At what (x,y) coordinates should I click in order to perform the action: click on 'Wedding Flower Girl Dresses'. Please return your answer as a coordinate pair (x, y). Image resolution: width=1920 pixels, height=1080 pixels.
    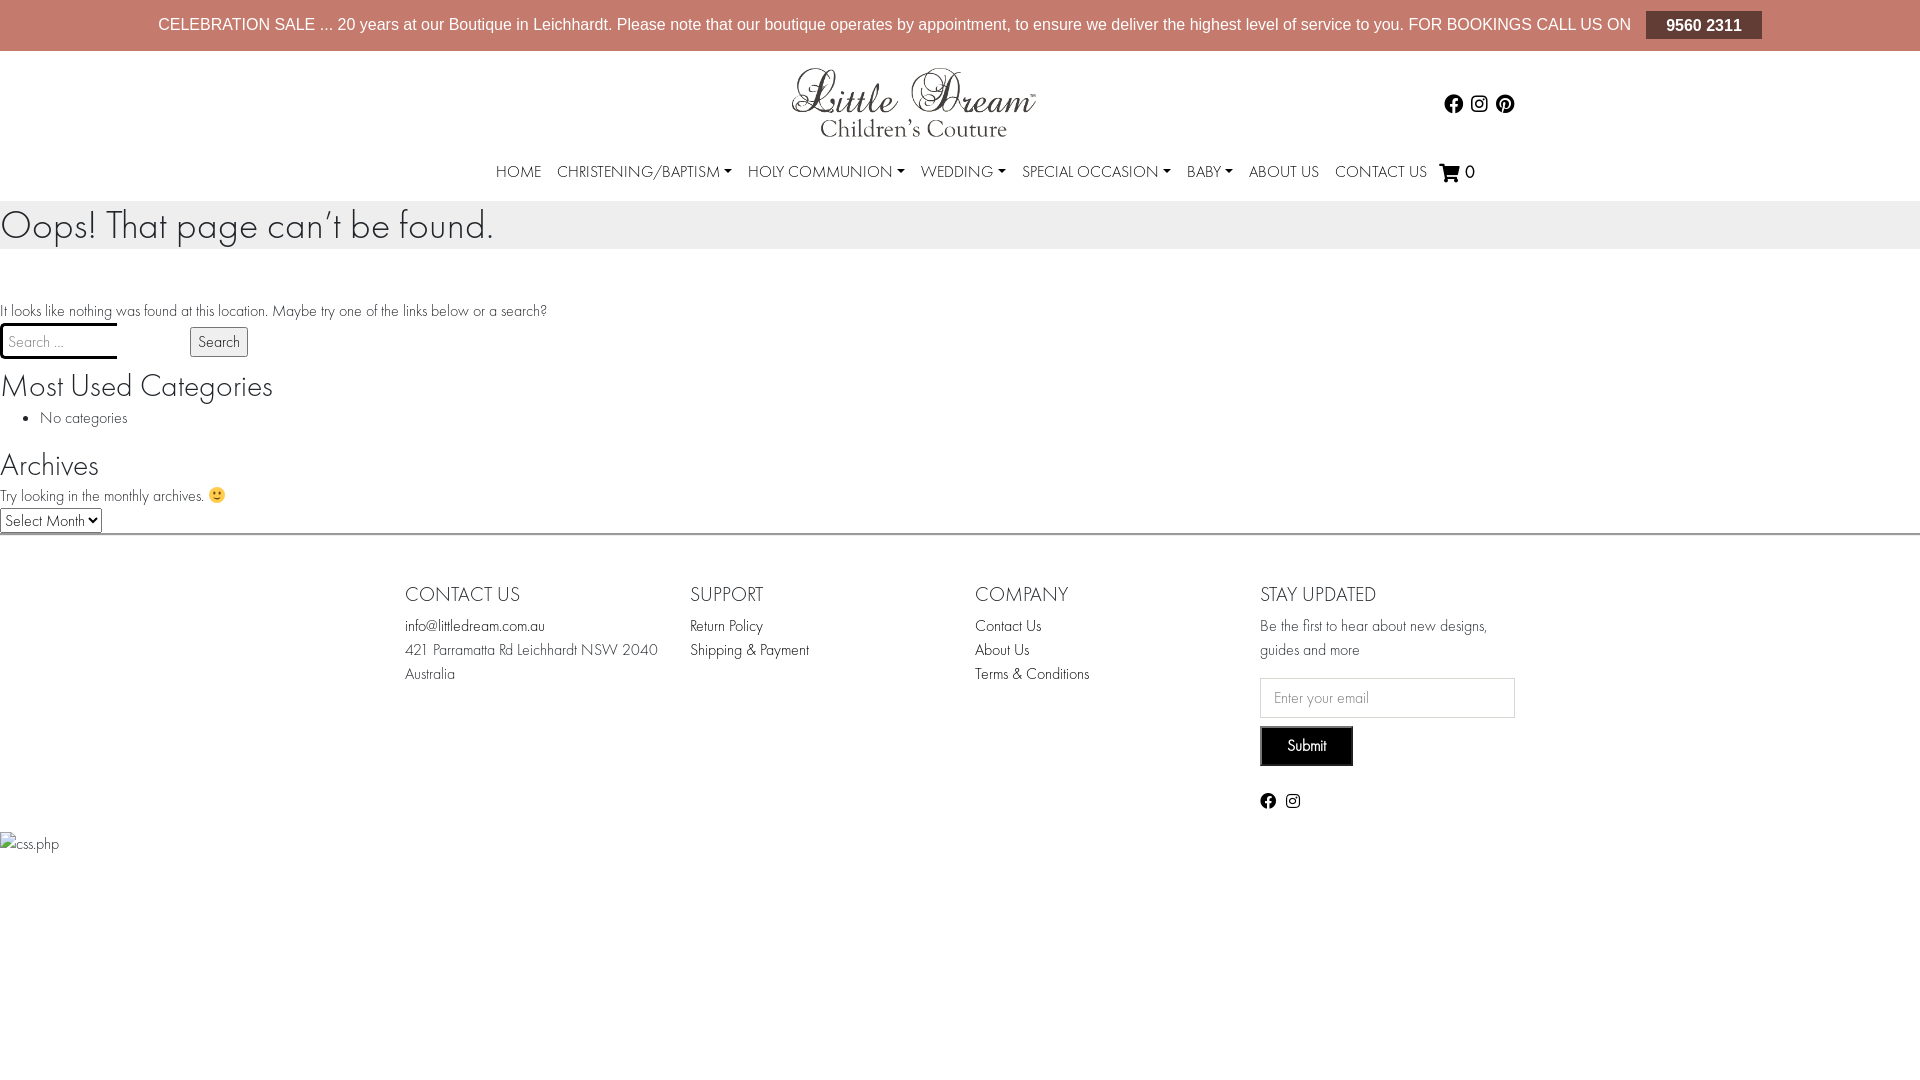
    Looking at the image, I should click on (1045, 211).